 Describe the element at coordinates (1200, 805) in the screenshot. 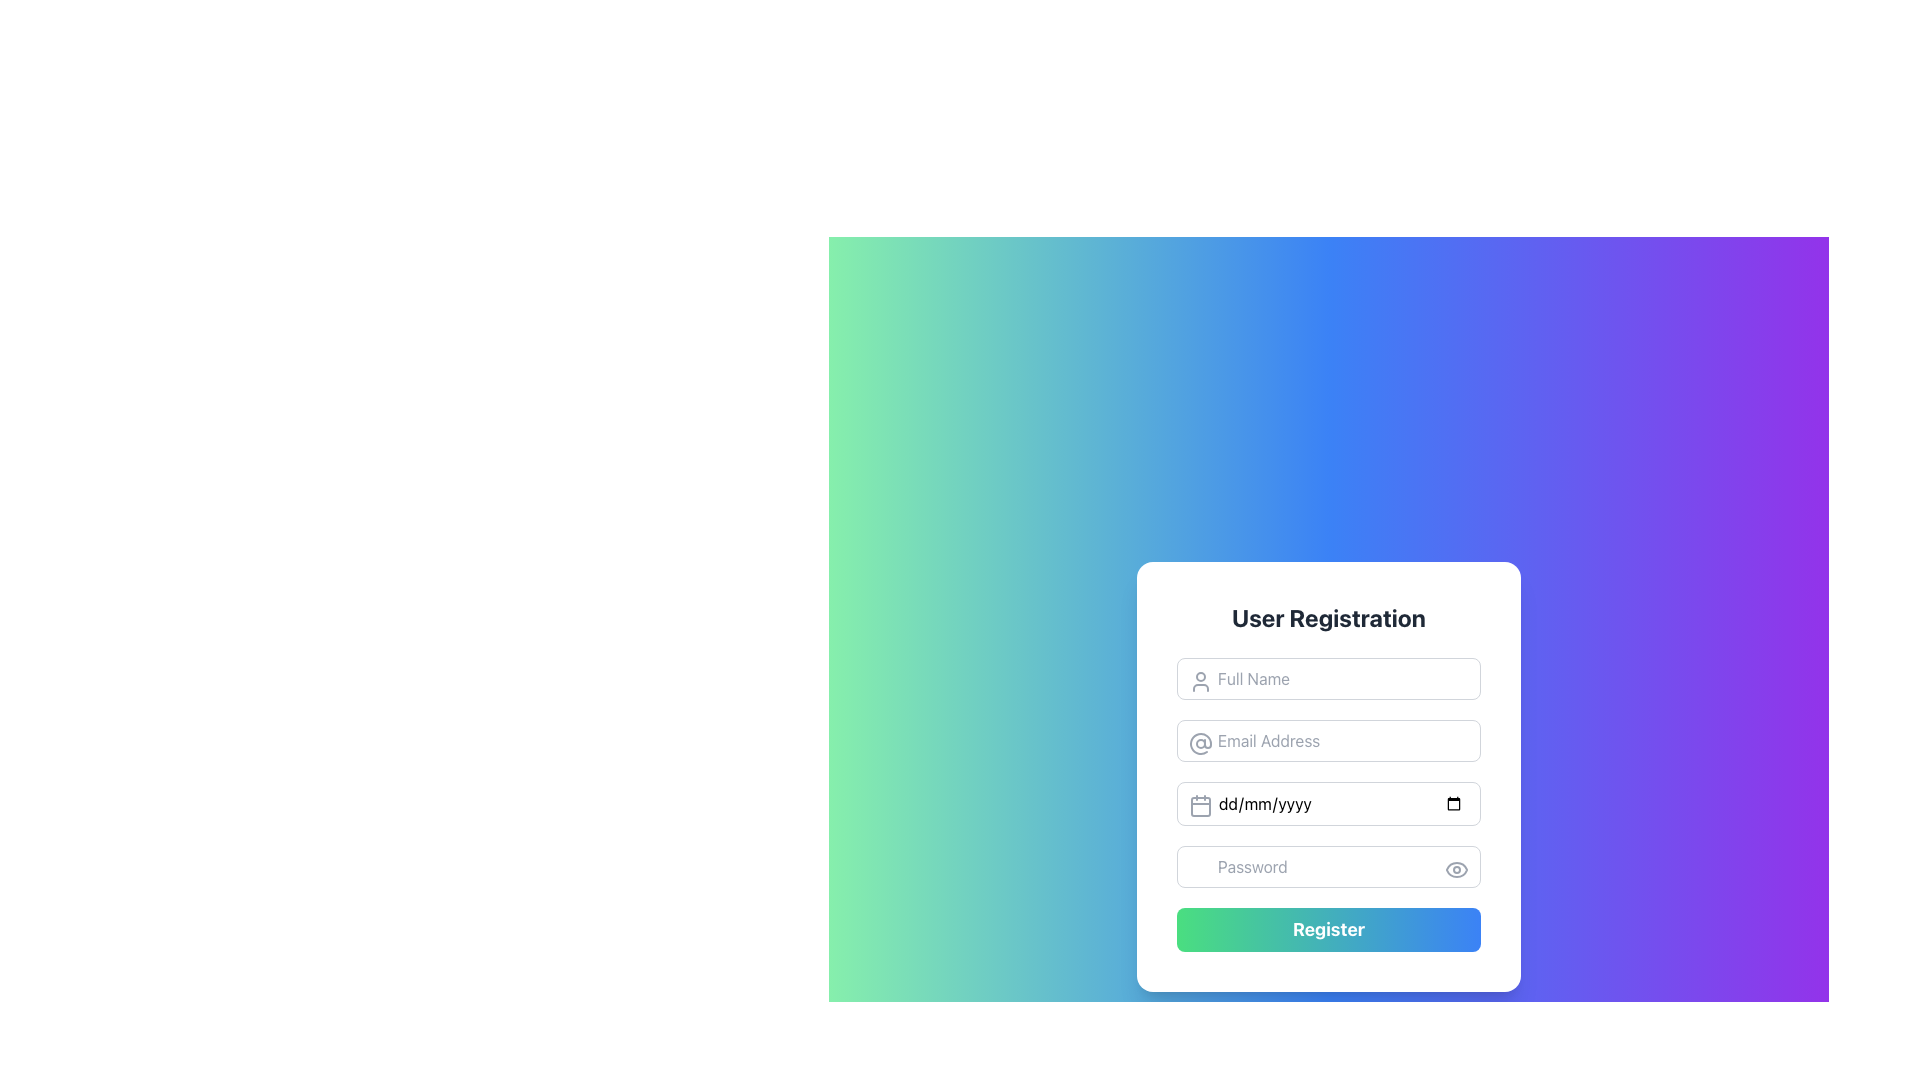

I see `the calendar icon located at the top-left corner of the date input field in the user registration form` at that location.